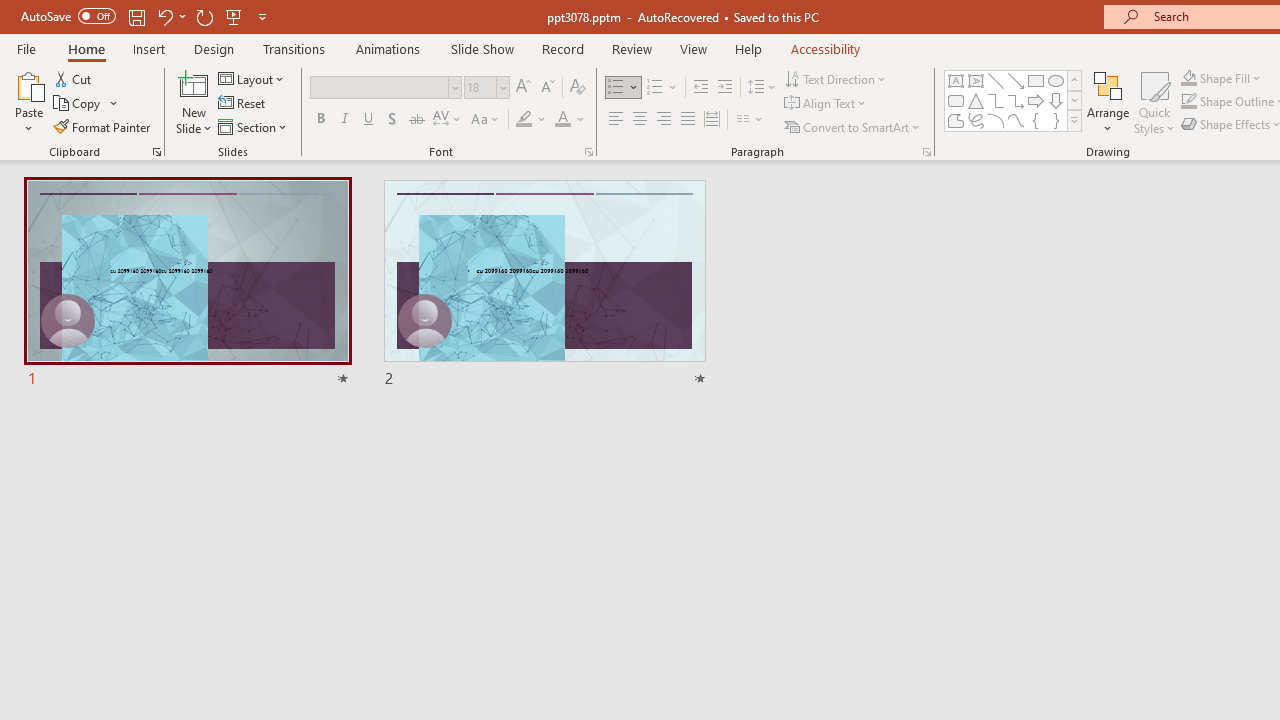 The height and width of the screenshot is (720, 1280). What do you see at coordinates (1016, 100) in the screenshot?
I see `'Connector: Elbow Arrow'` at bounding box center [1016, 100].